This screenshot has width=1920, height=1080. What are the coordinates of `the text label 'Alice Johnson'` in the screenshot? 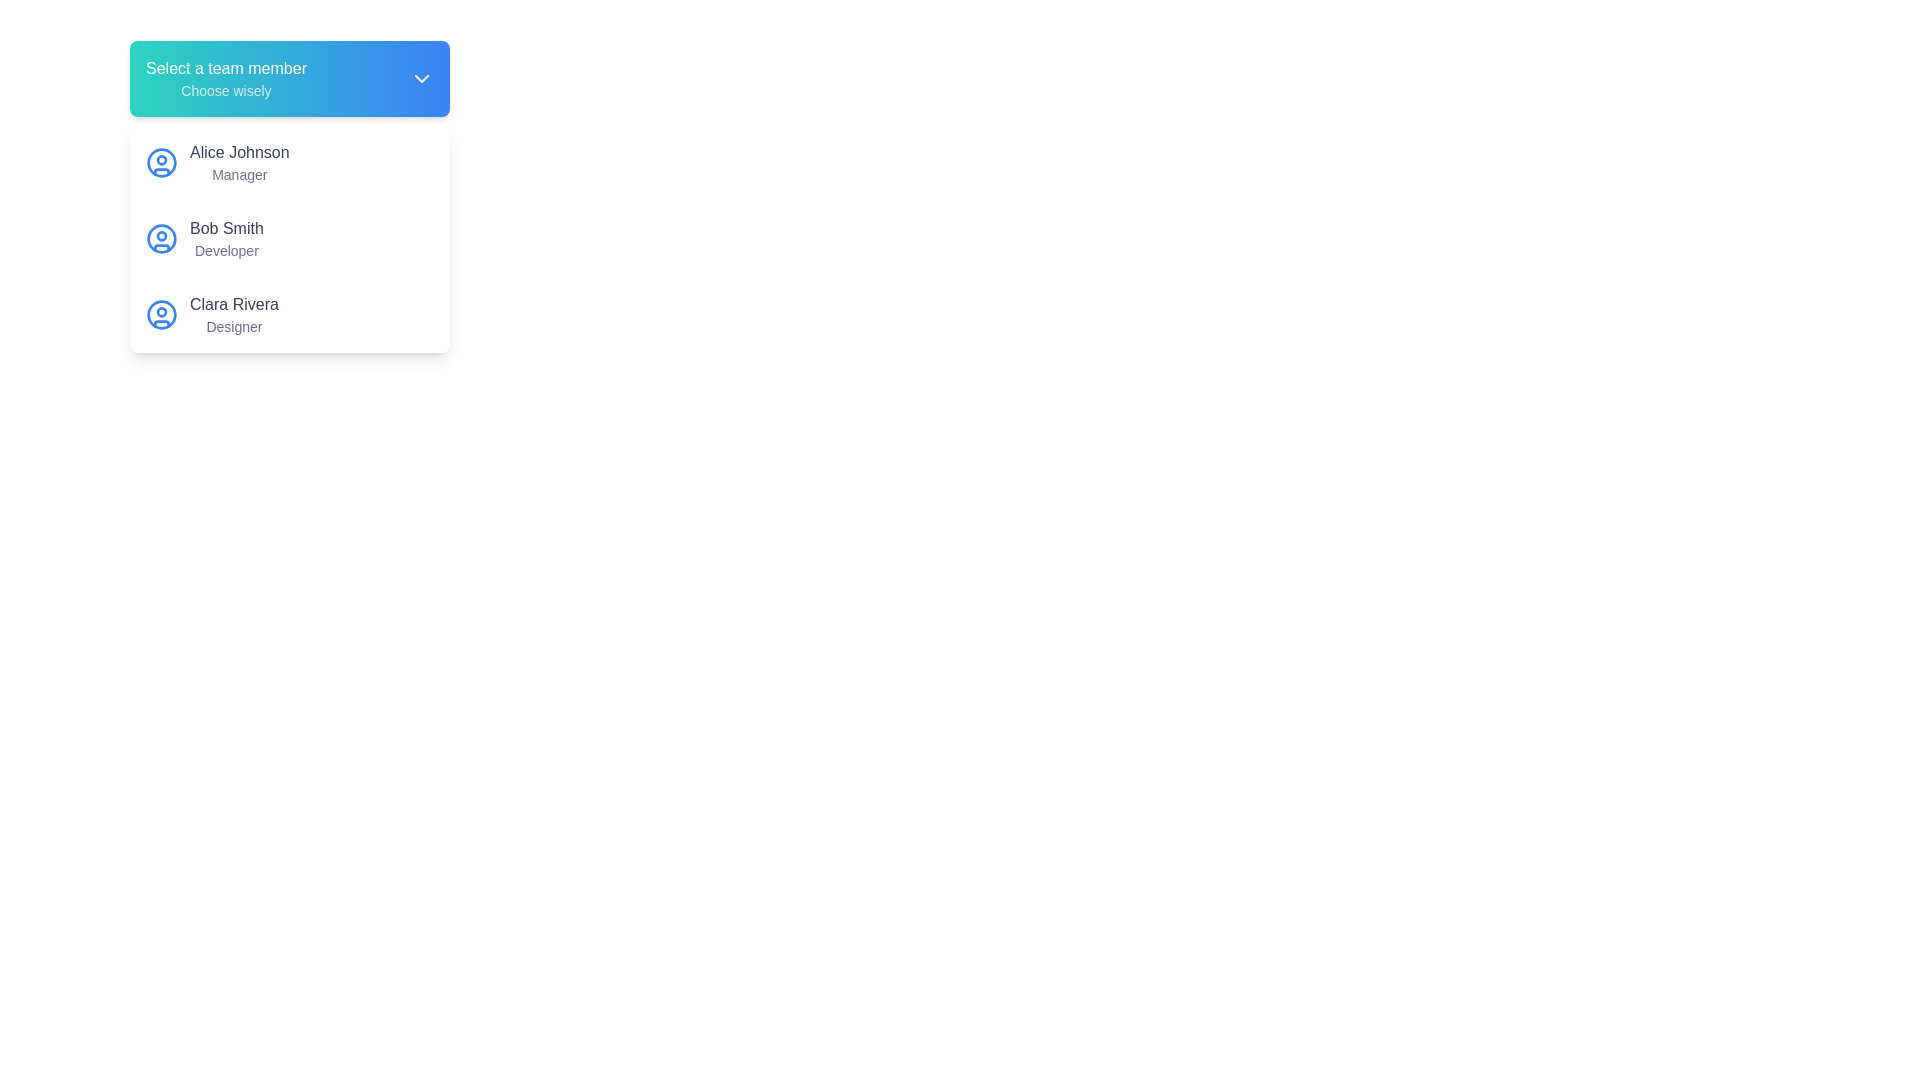 It's located at (239, 152).